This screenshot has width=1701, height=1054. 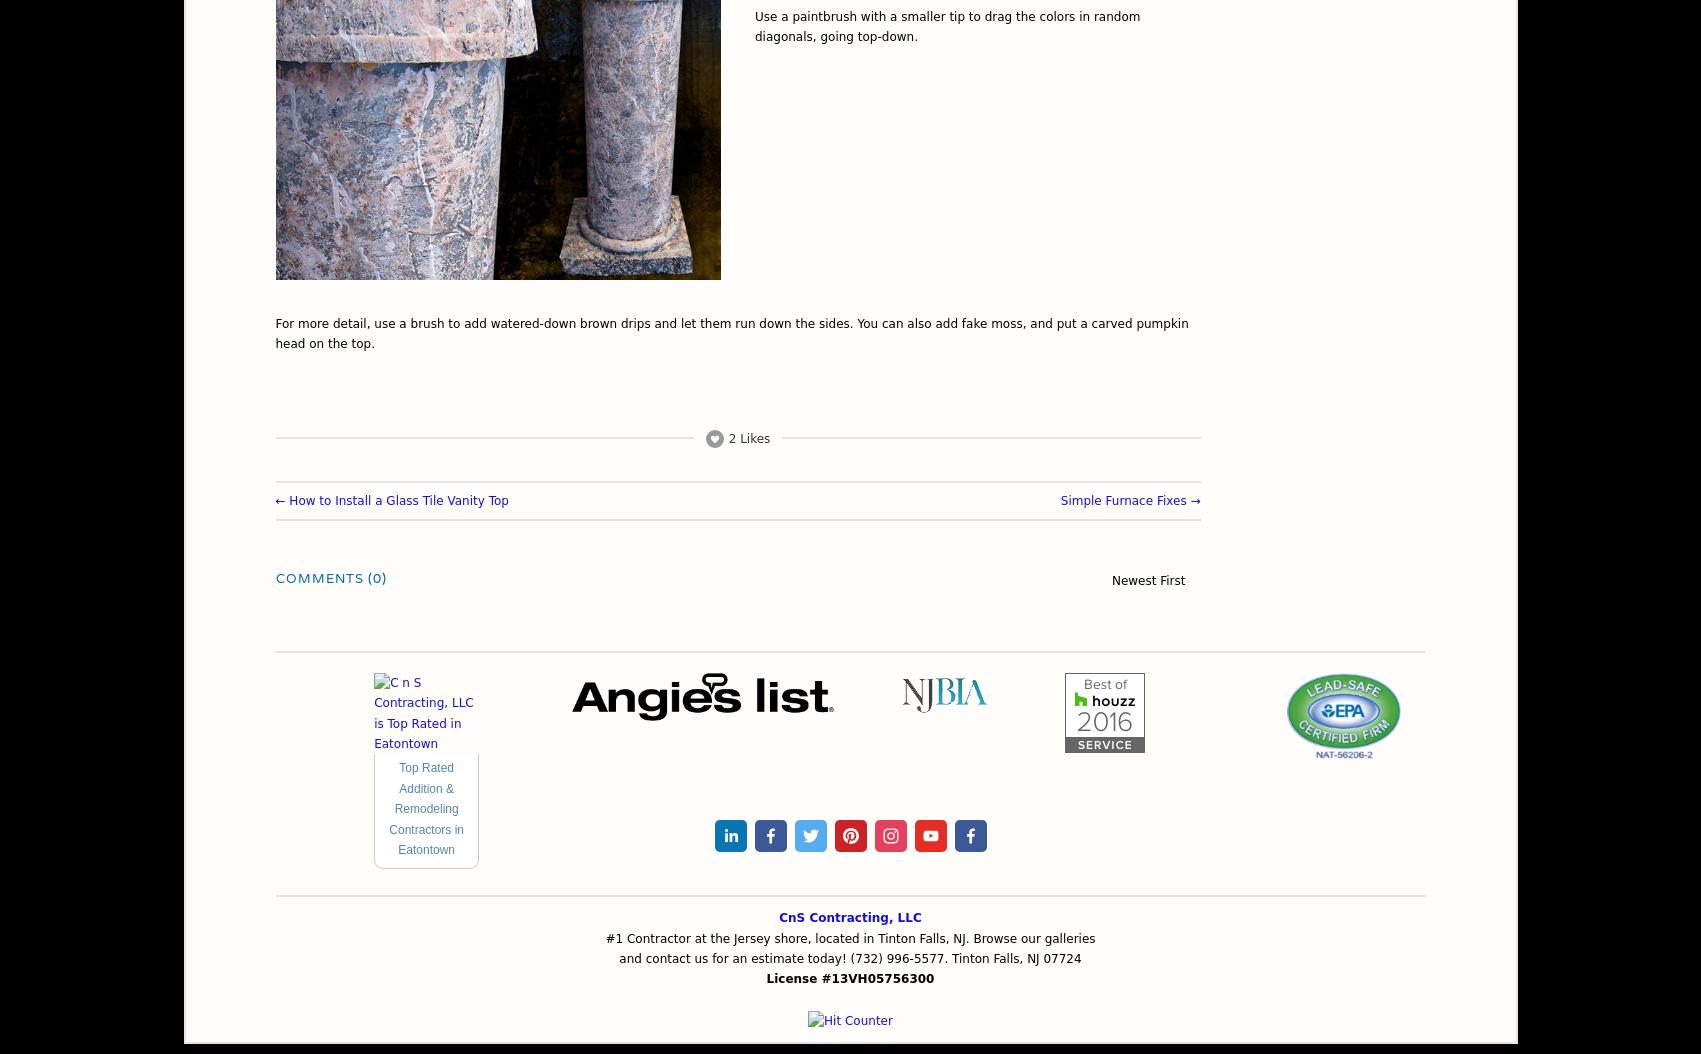 I want to click on 'Comments (0)', so click(x=330, y=578).